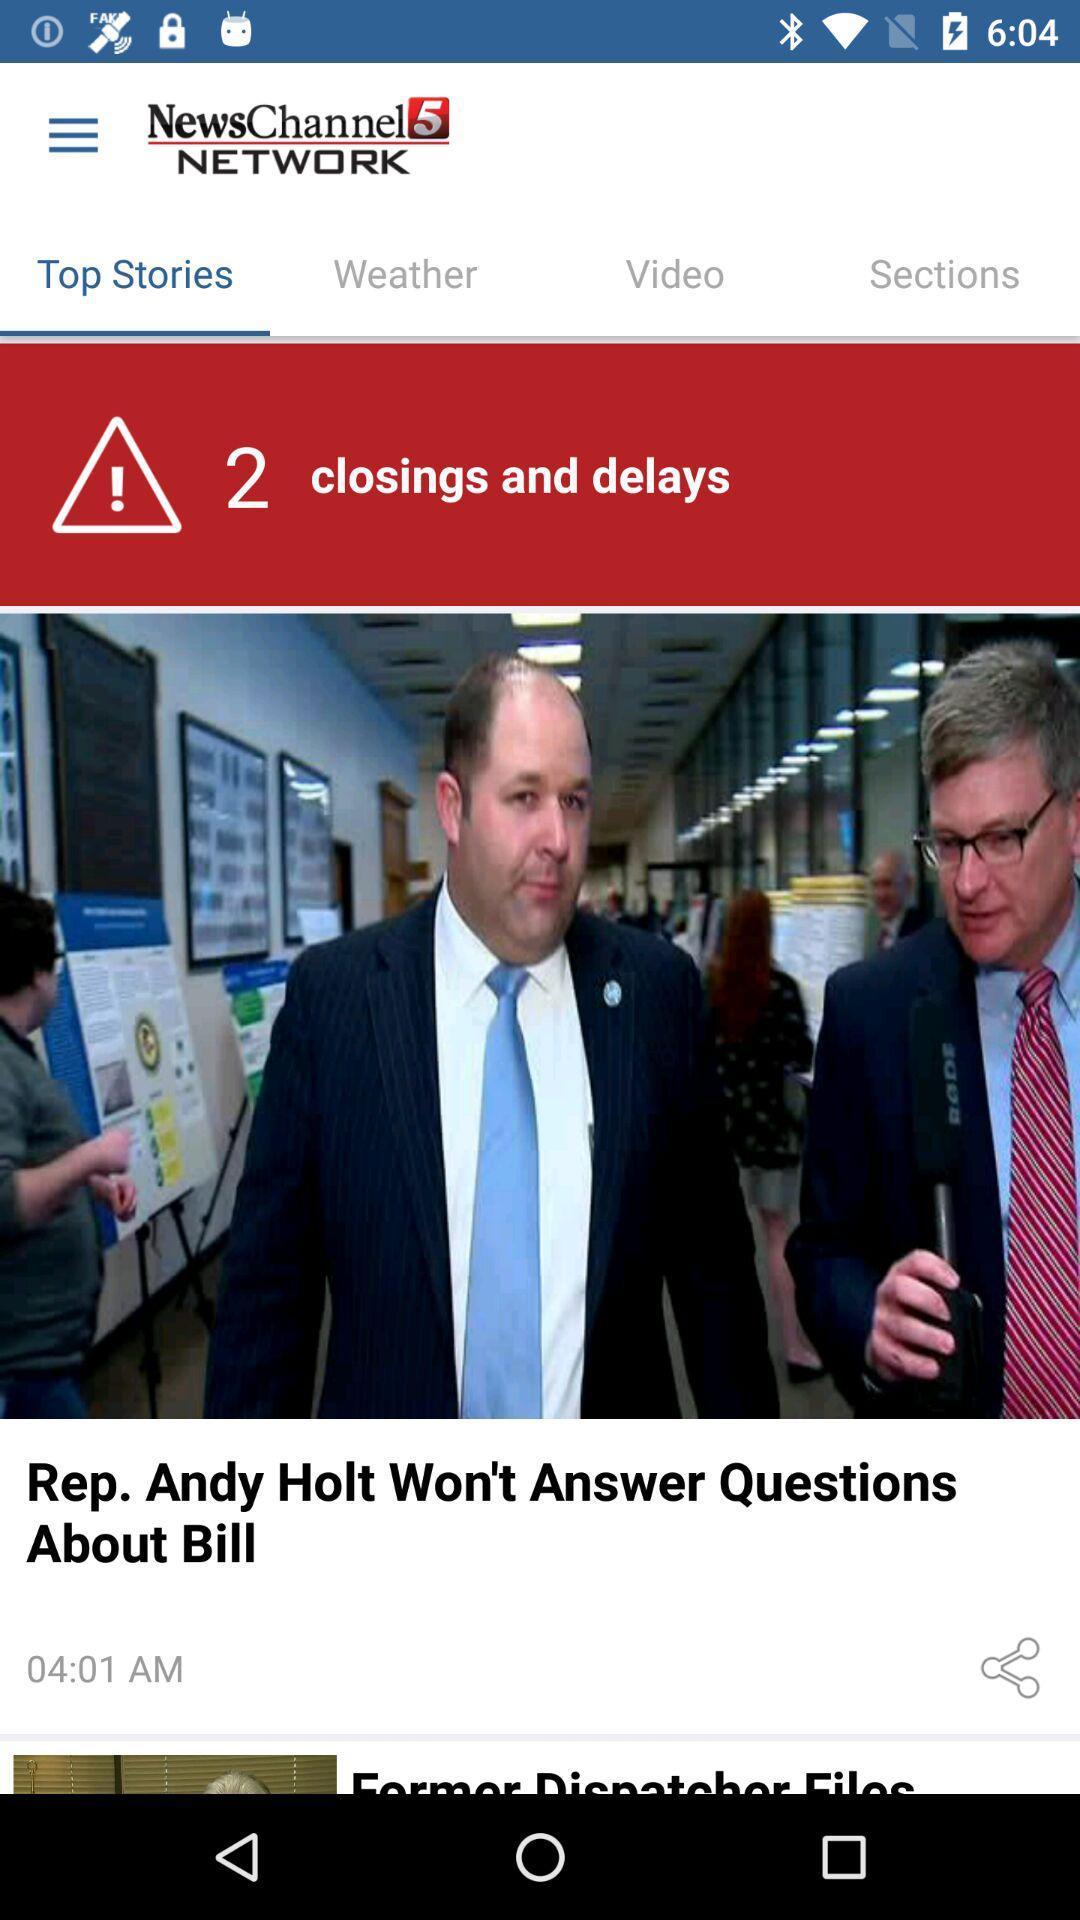  What do you see at coordinates (540, 1016) in the screenshot?
I see `full story` at bounding box center [540, 1016].